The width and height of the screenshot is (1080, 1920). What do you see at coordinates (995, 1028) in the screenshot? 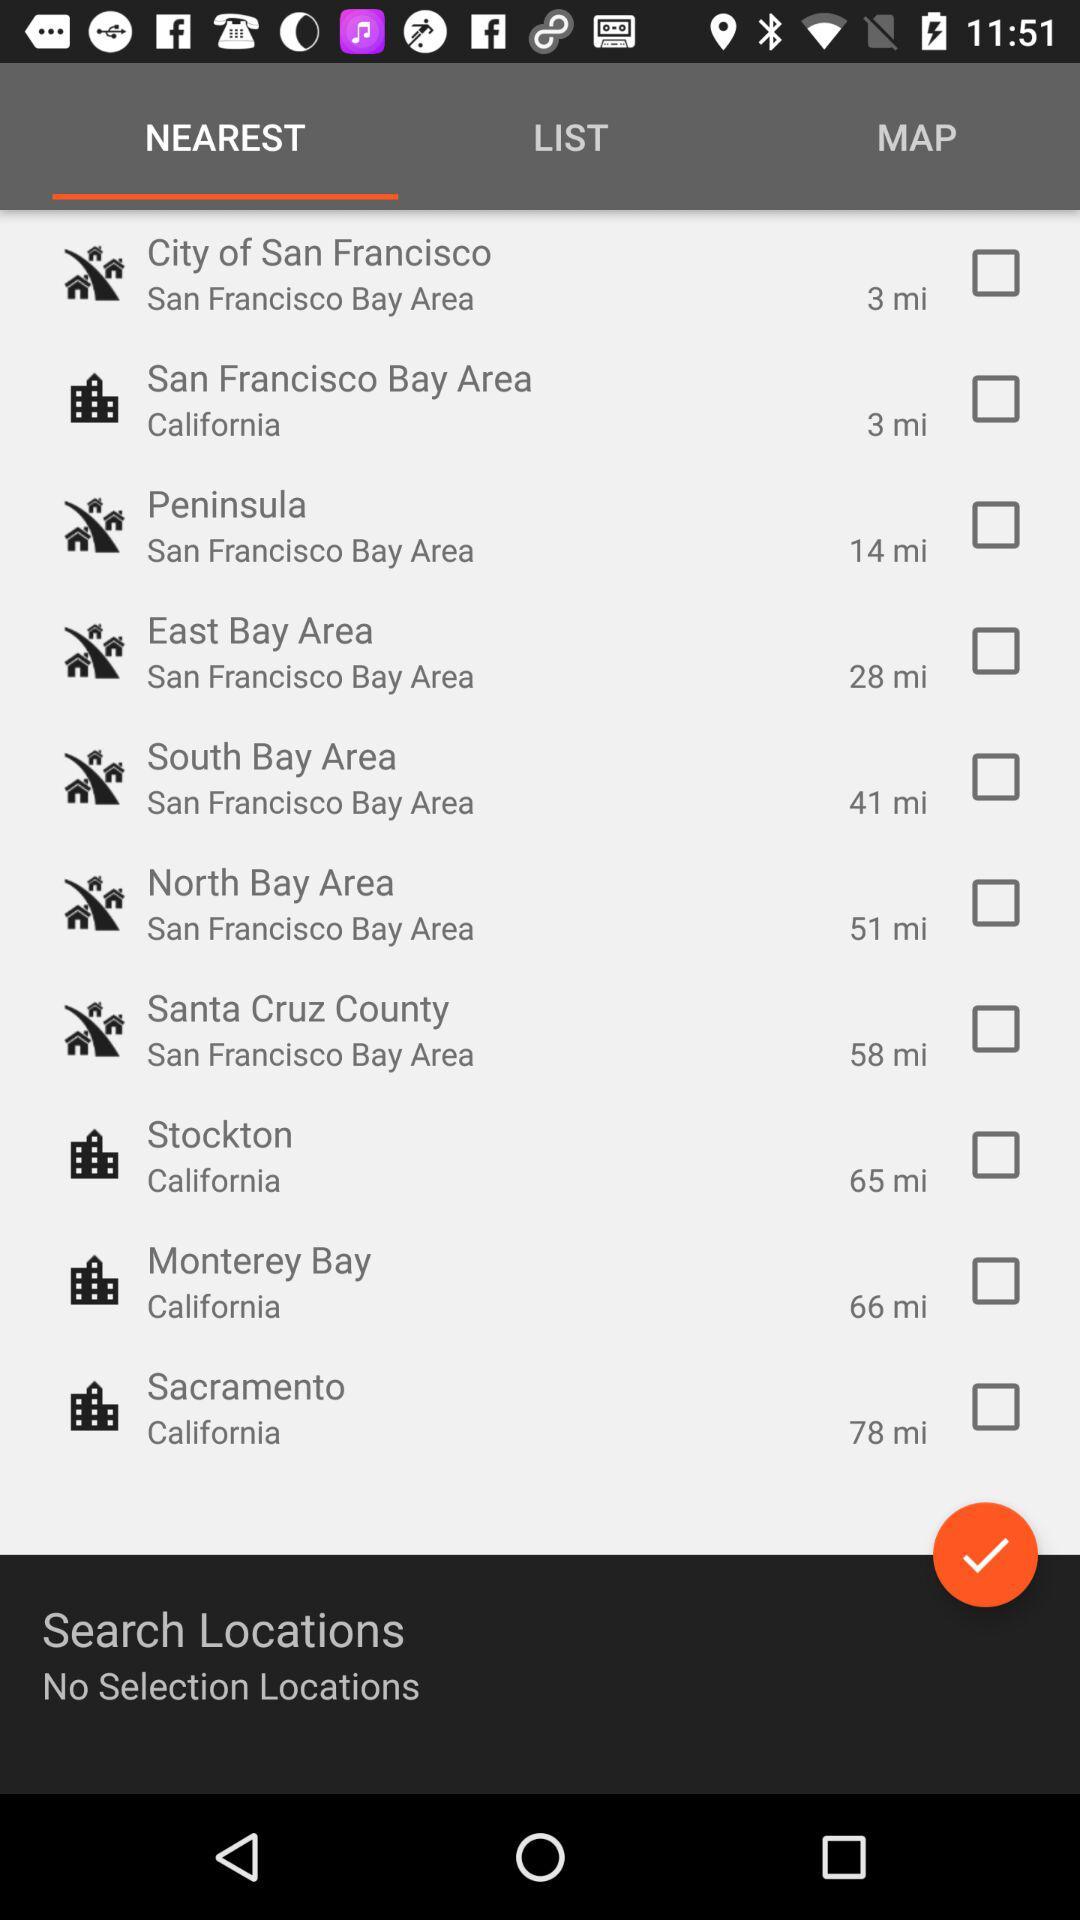
I see `the option` at bounding box center [995, 1028].